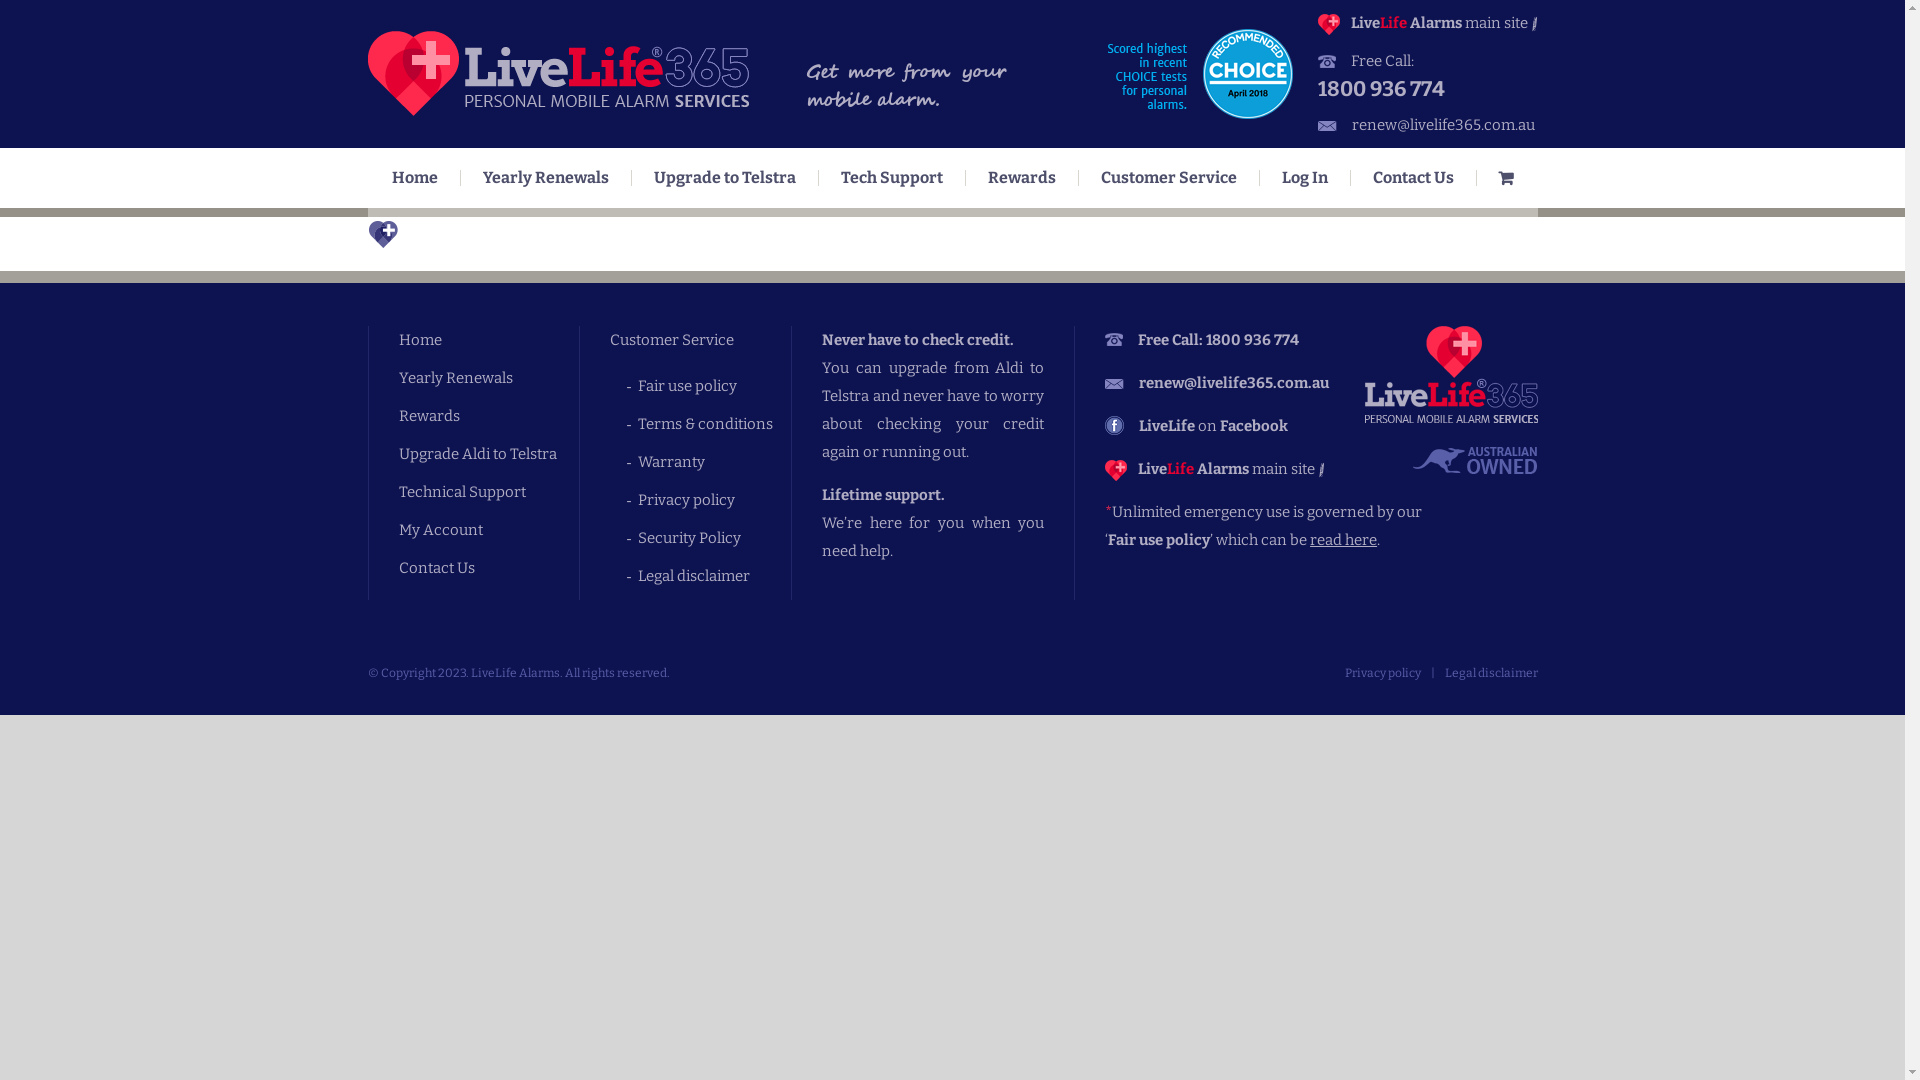 This screenshot has height=1080, width=1920. What do you see at coordinates (488, 492) in the screenshot?
I see `'Technical Support'` at bounding box center [488, 492].